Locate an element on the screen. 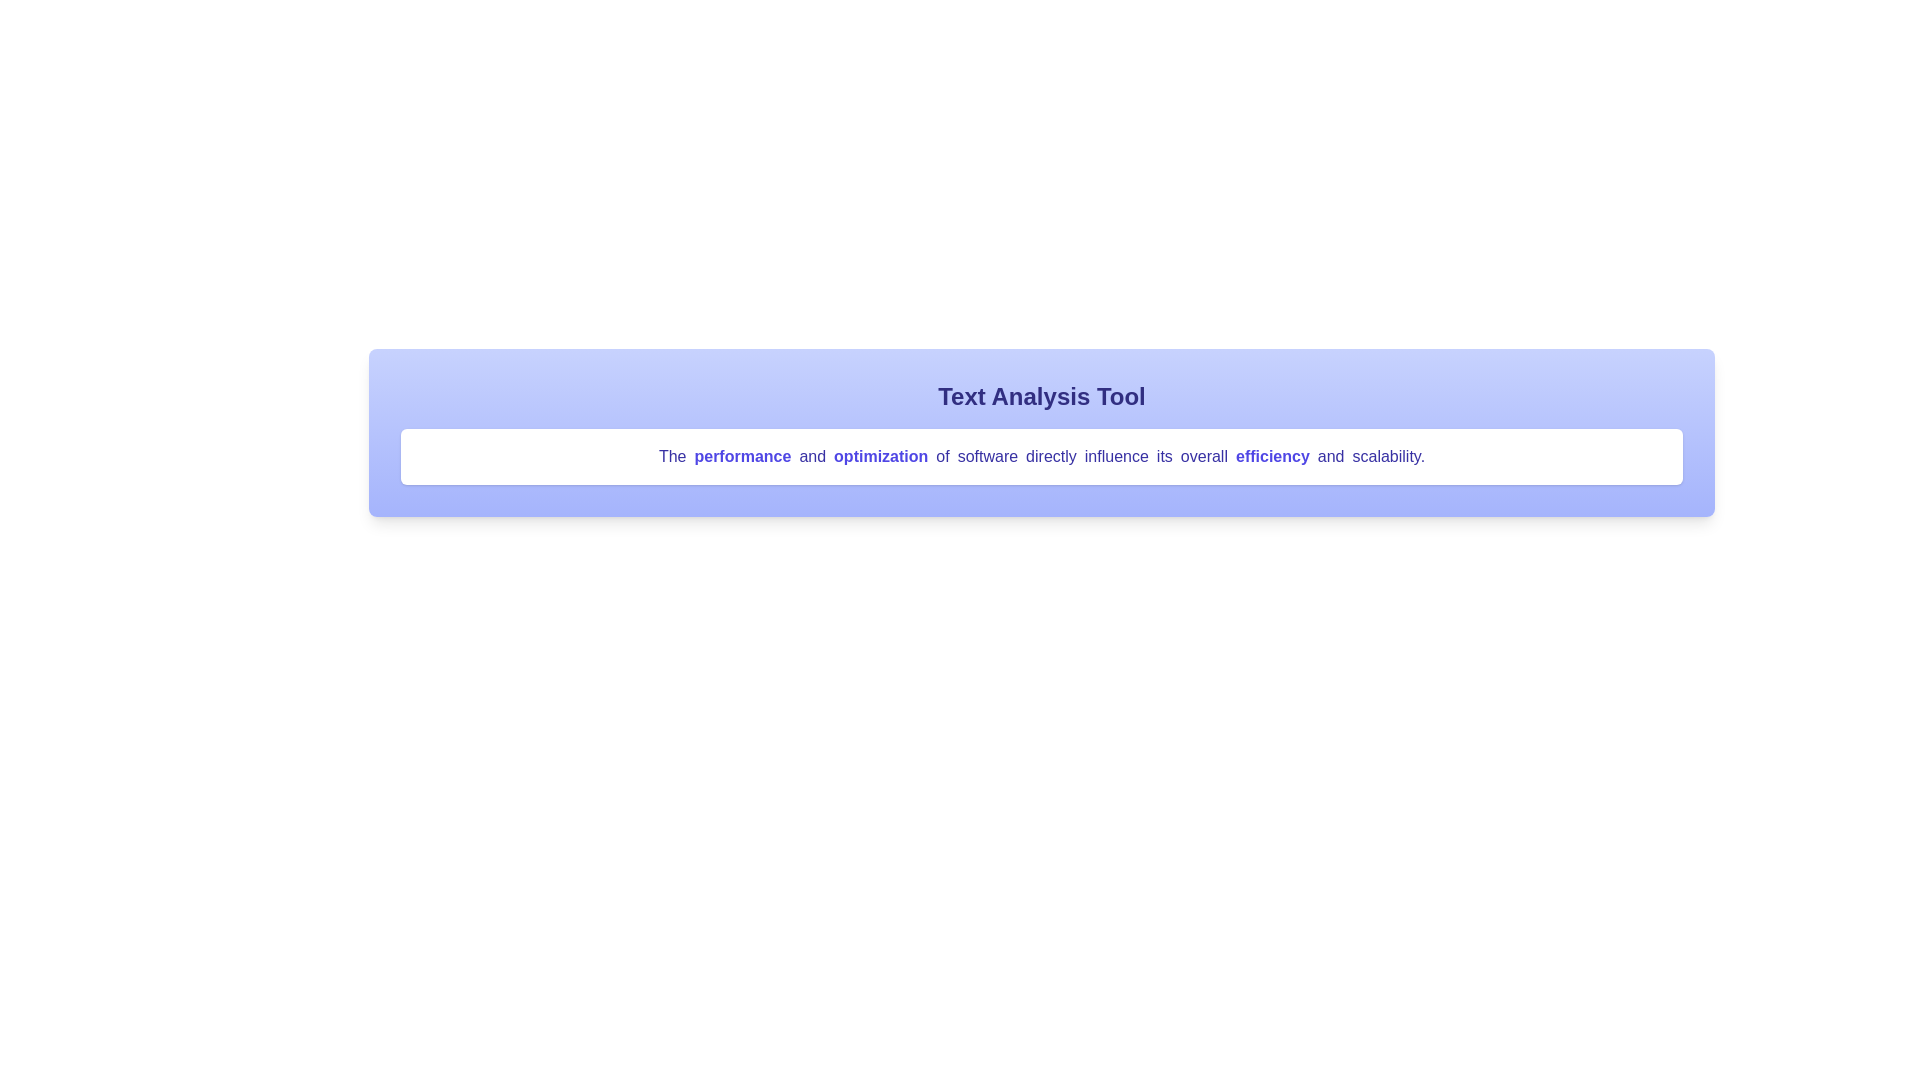  the text label that presents the term 'efficiency', which is the 11th word in the sentence describing software optimization within the 'Text Analysis Tool' panel is located at coordinates (1271, 456).